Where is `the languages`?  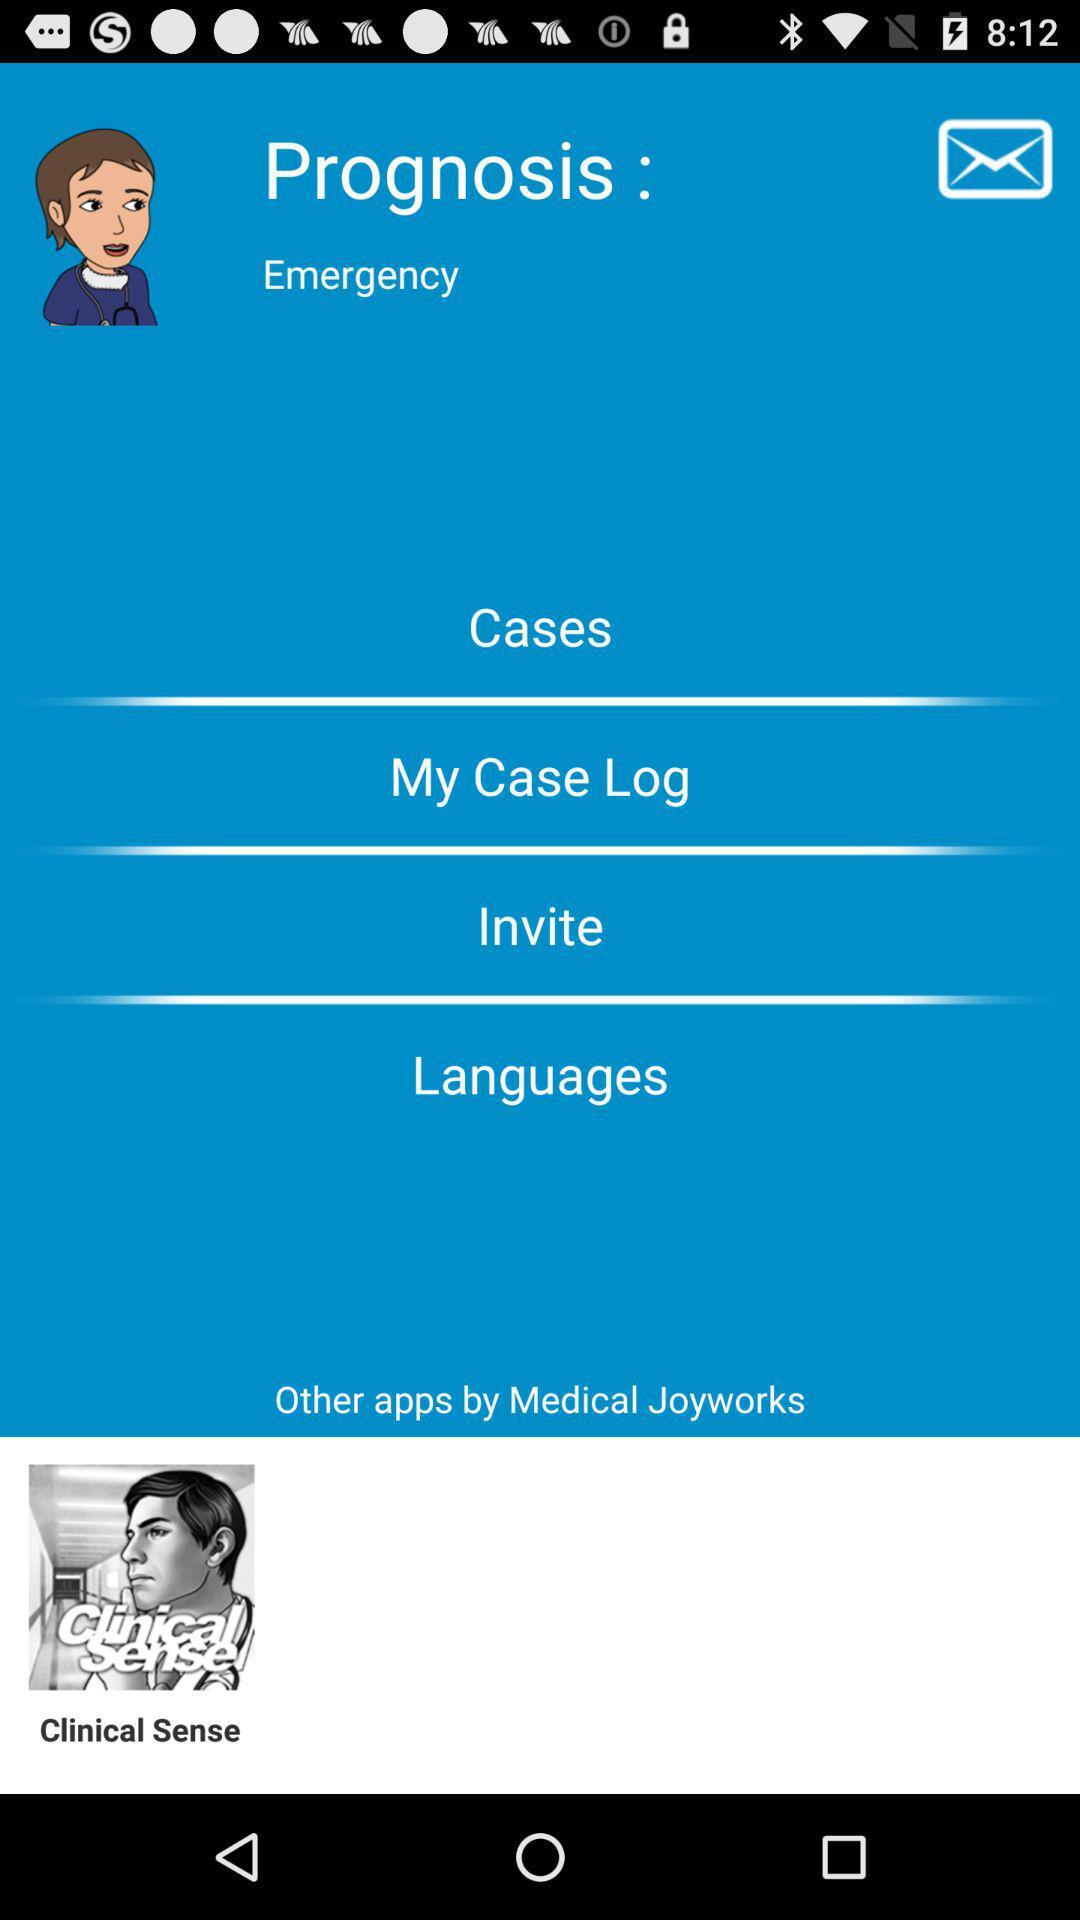 the languages is located at coordinates (540, 1072).